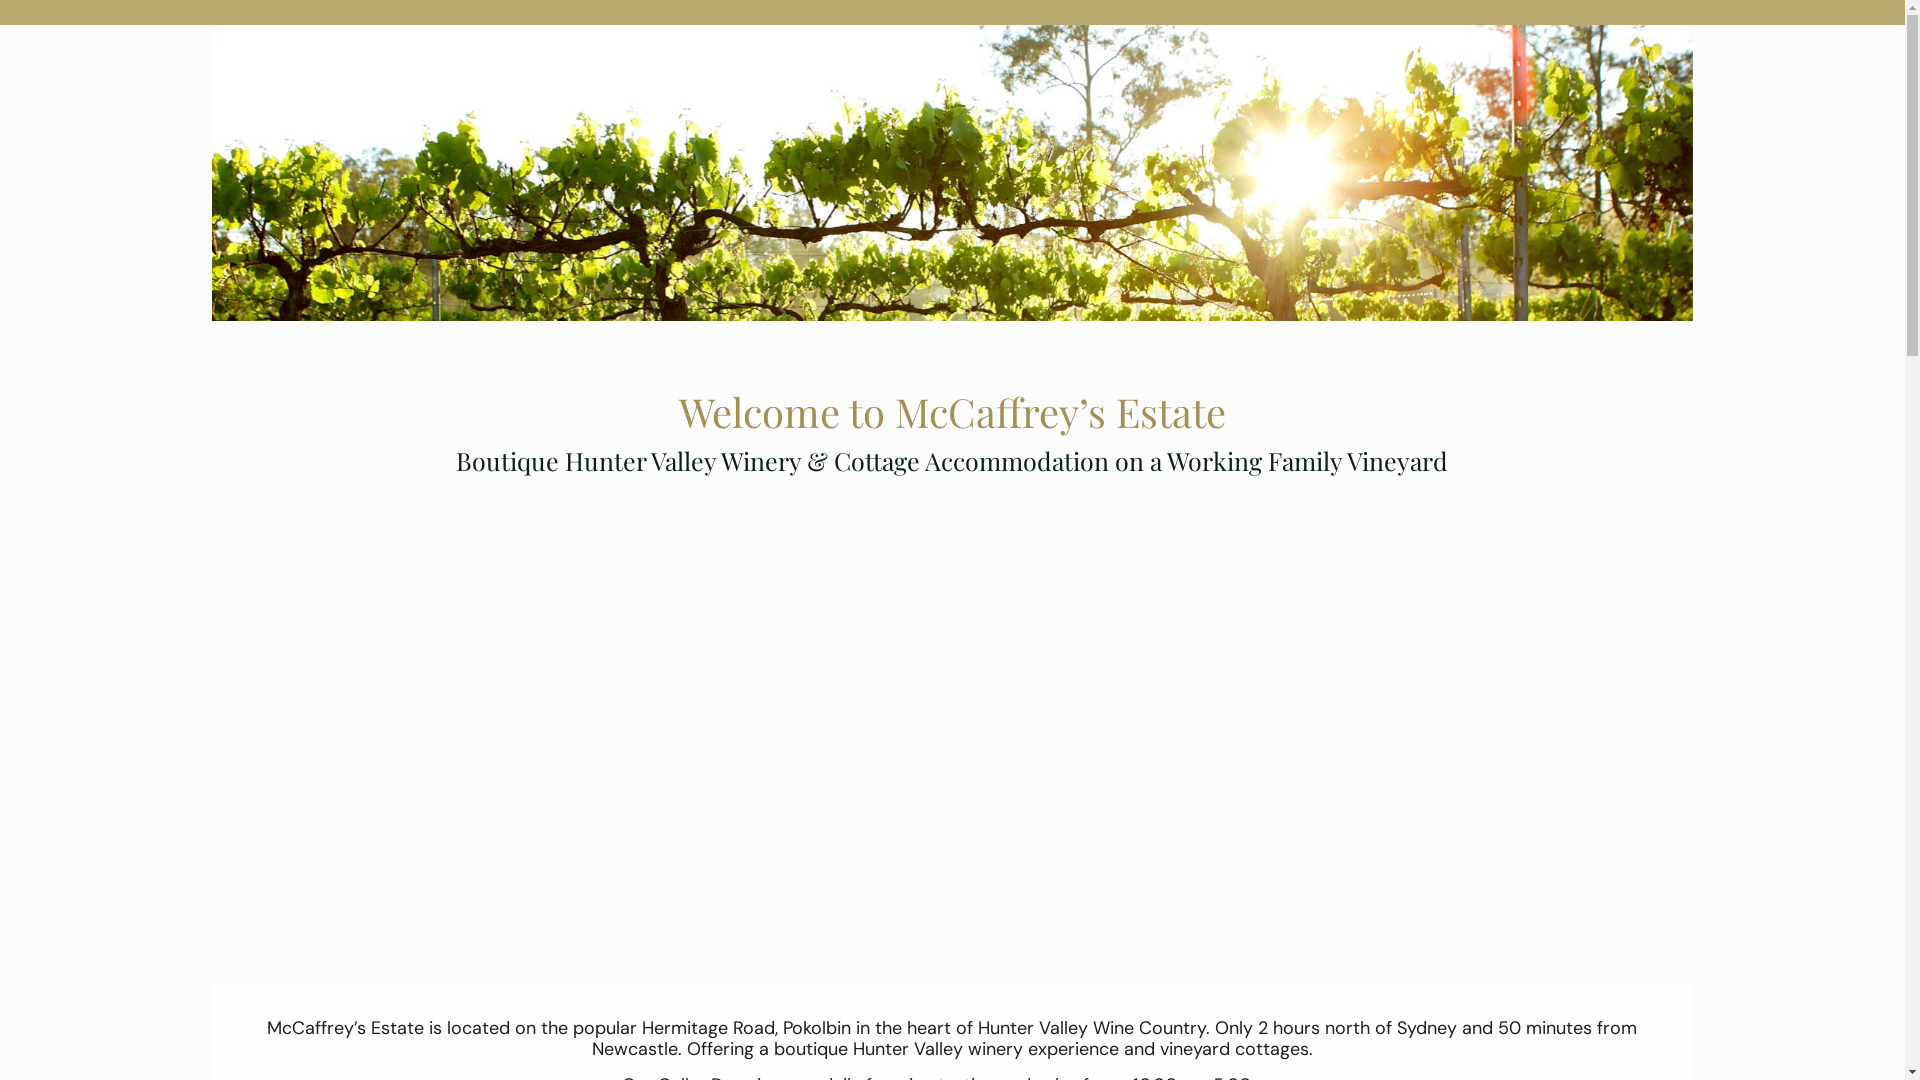 The image size is (1920, 1080). Describe the element at coordinates (950, 707) in the screenshot. I see `'YouTube video player'` at that location.